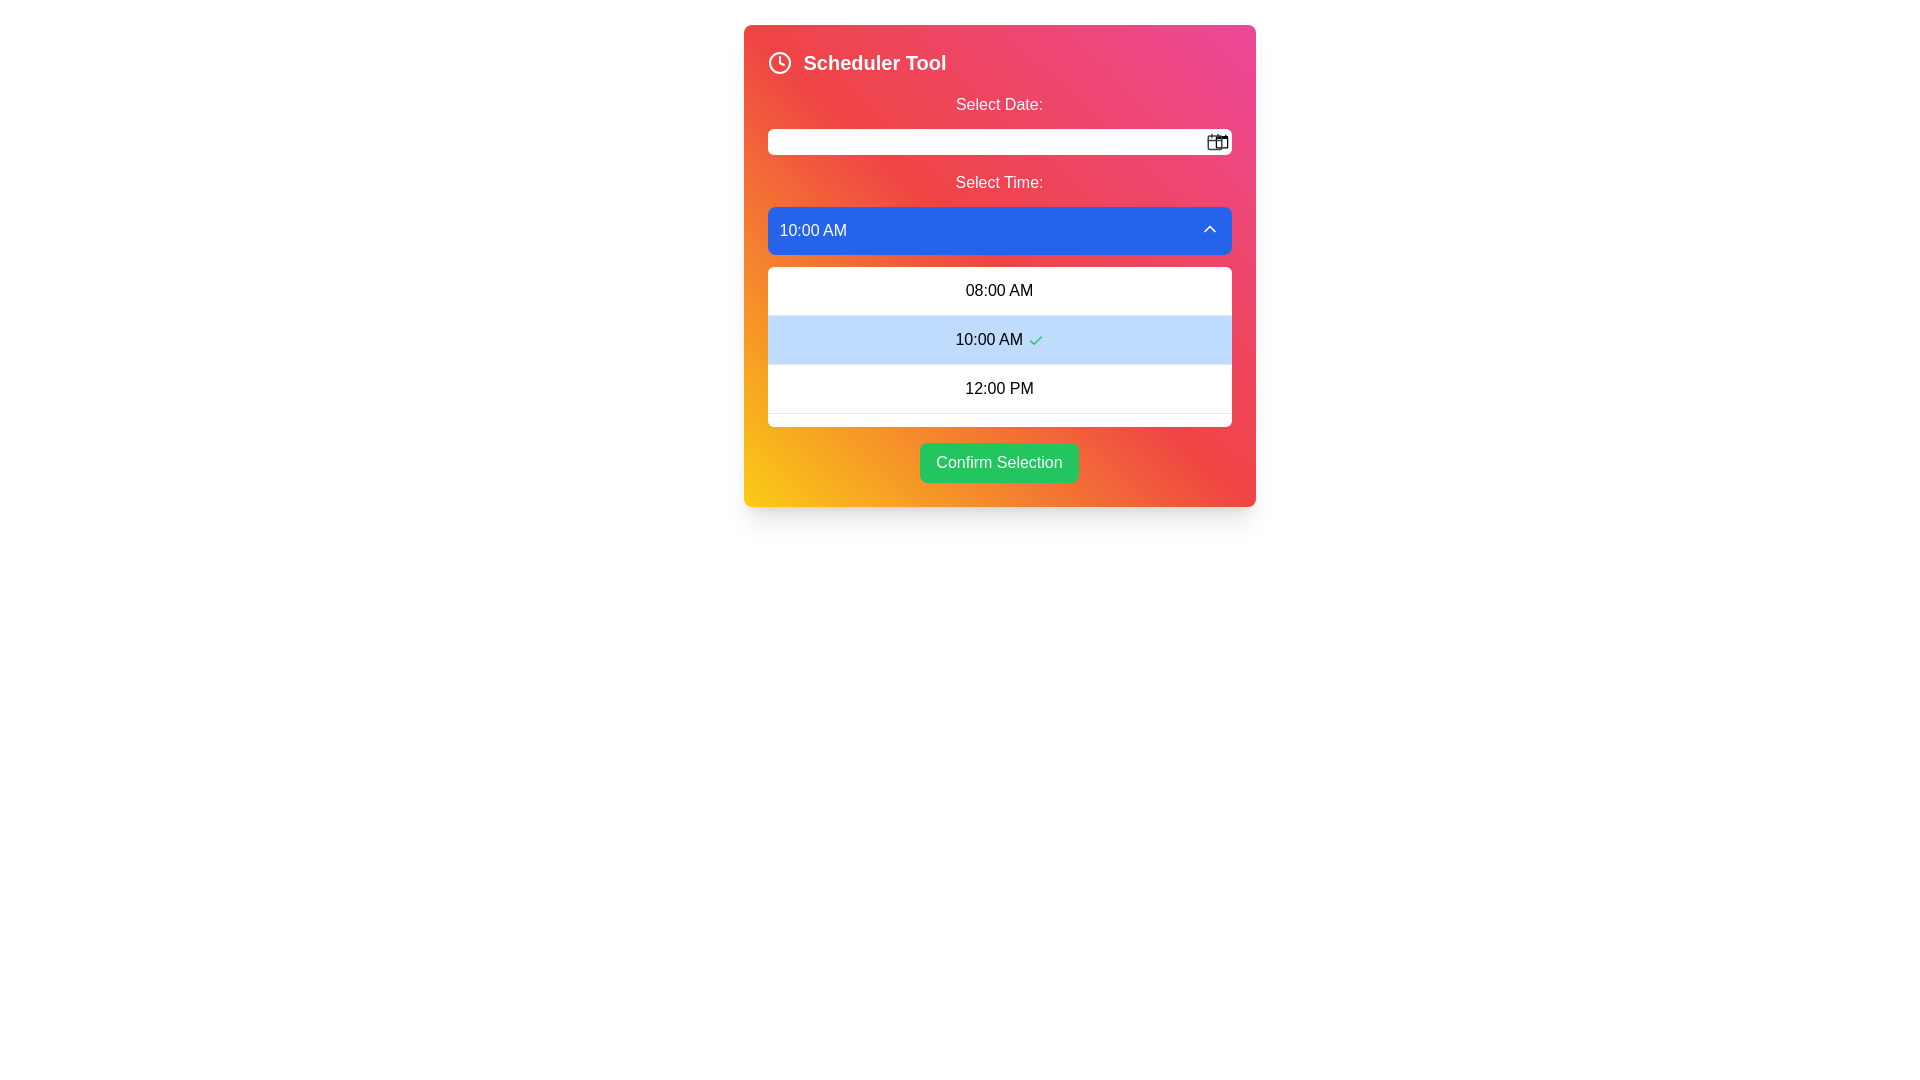  I want to click on the selectable time slot in the second row of the dropdown section below the 'Select Time' label, so click(999, 346).